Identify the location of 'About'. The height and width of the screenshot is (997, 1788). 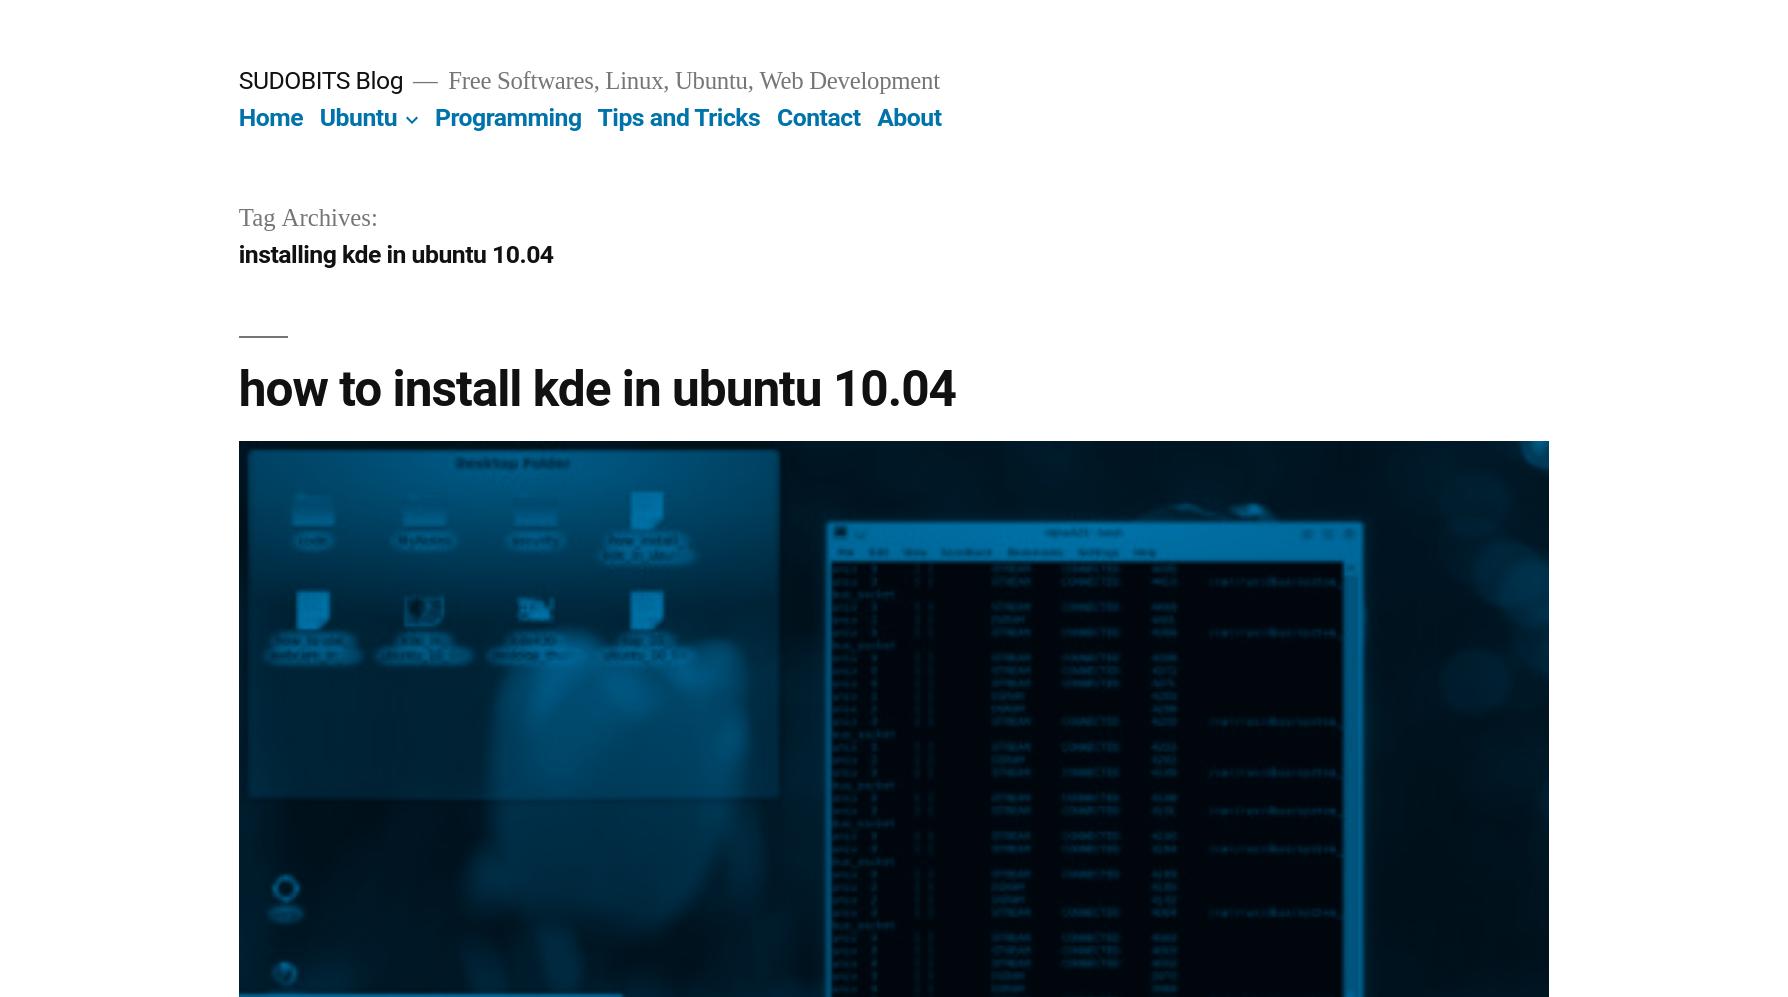
(909, 117).